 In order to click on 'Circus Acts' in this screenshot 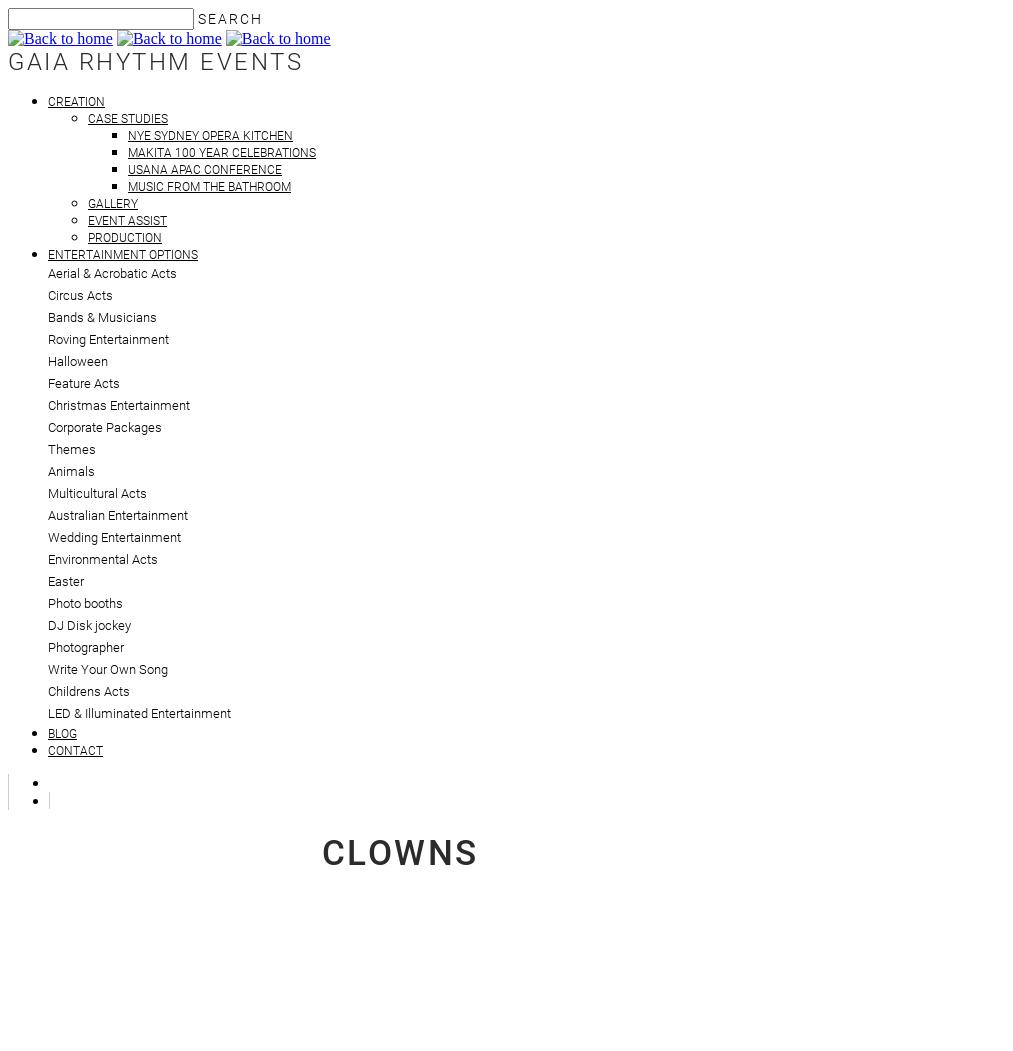, I will do `click(79, 294)`.